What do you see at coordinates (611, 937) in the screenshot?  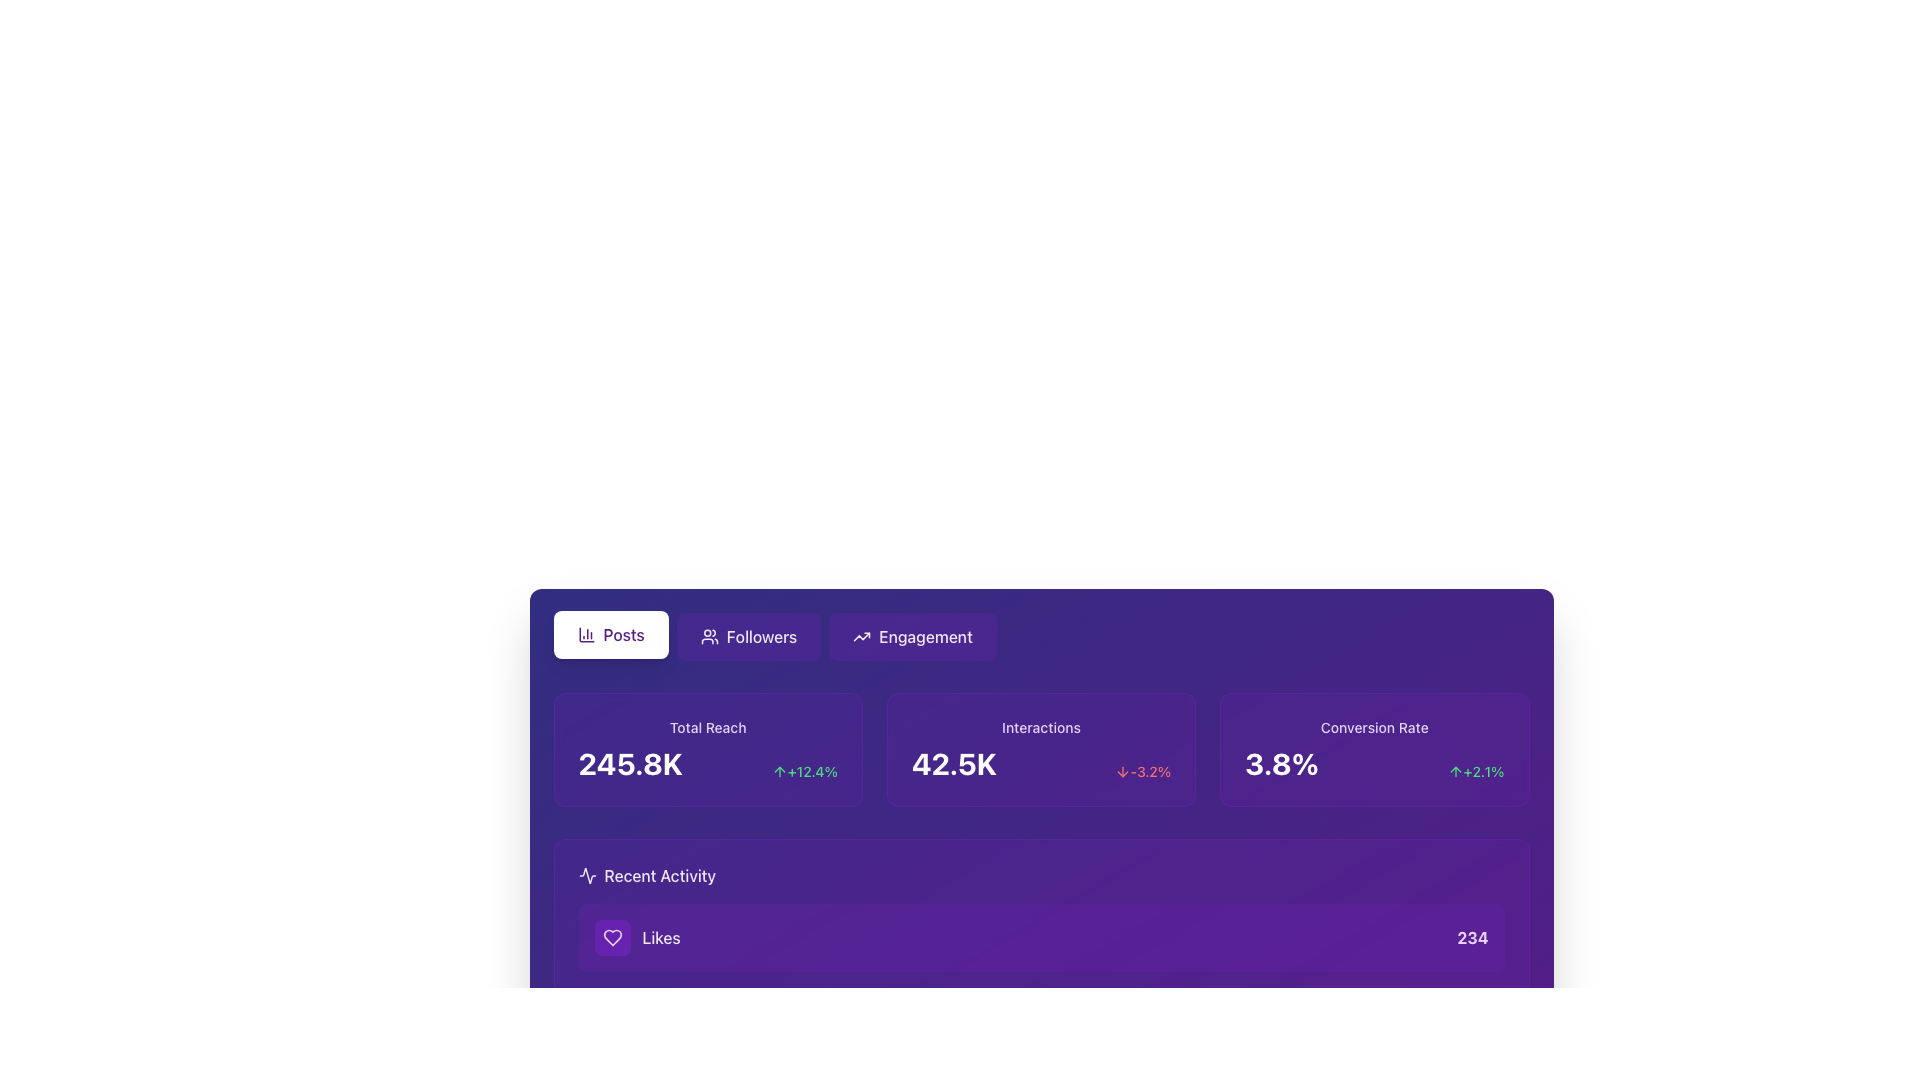 I see `the decorative or functional icon in the 'Recent Activity' section adjacent to the 'Likes' label on the purple dashboard interface` at bounding box center [611, 937].